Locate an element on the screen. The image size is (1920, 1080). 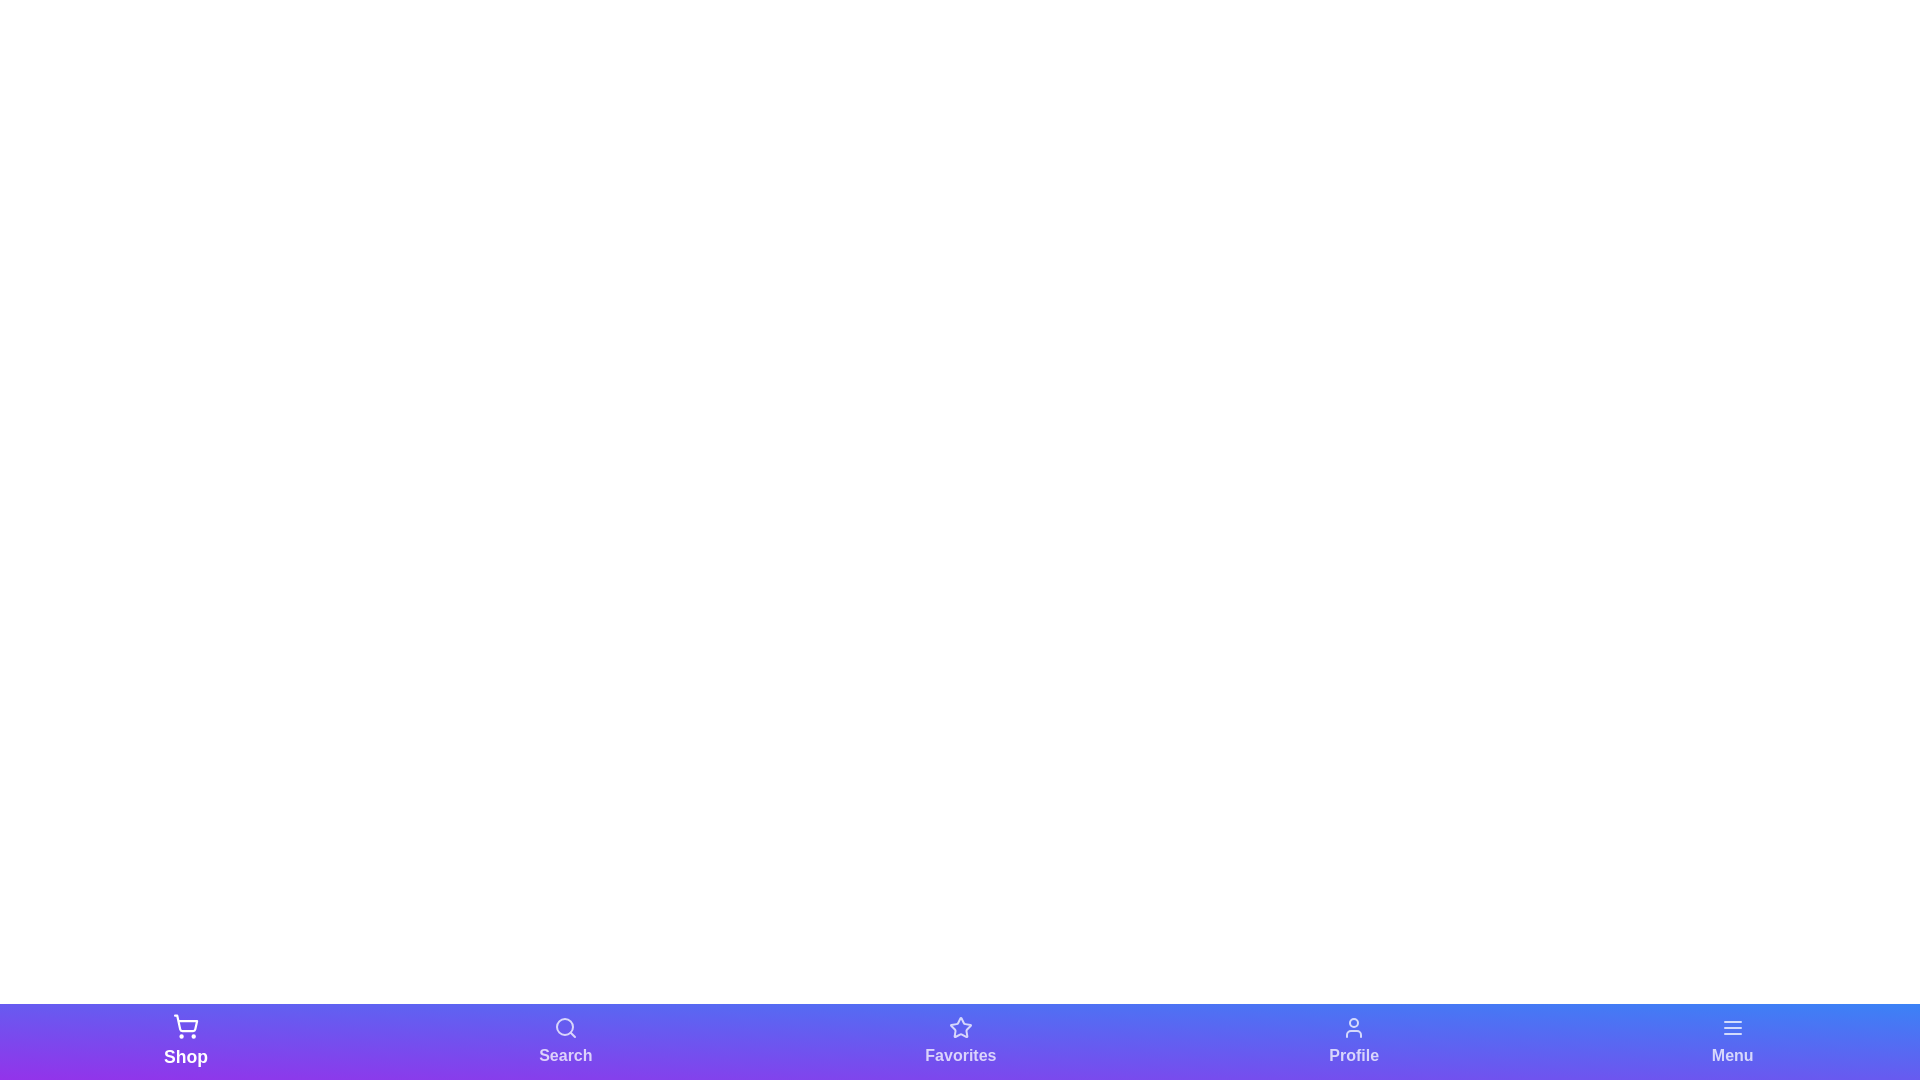
the navigation bar icon corresponding to Favorites is located at coordinates (960, 1040).